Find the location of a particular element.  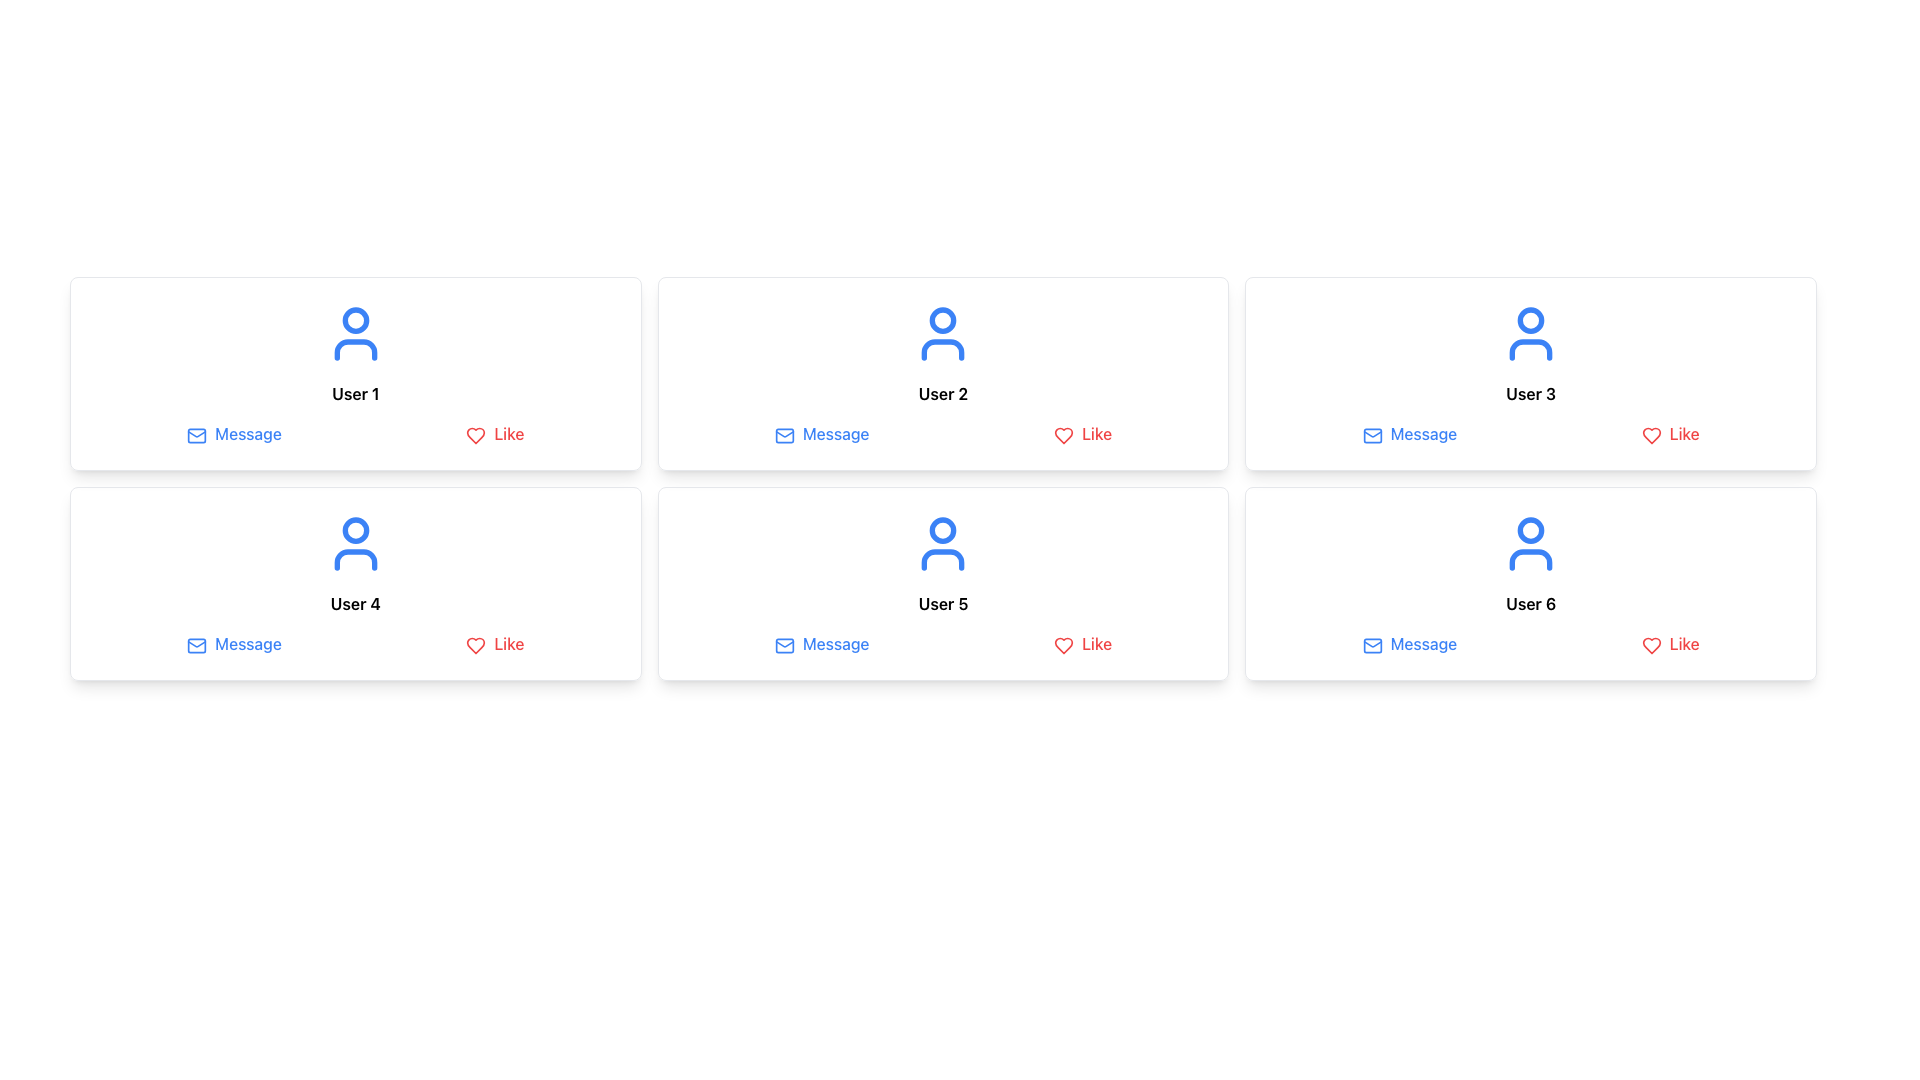

the 'Like' button located in the bottom-right corner of 'User 4's profile card to change its color is located at coordinates (495, 644).